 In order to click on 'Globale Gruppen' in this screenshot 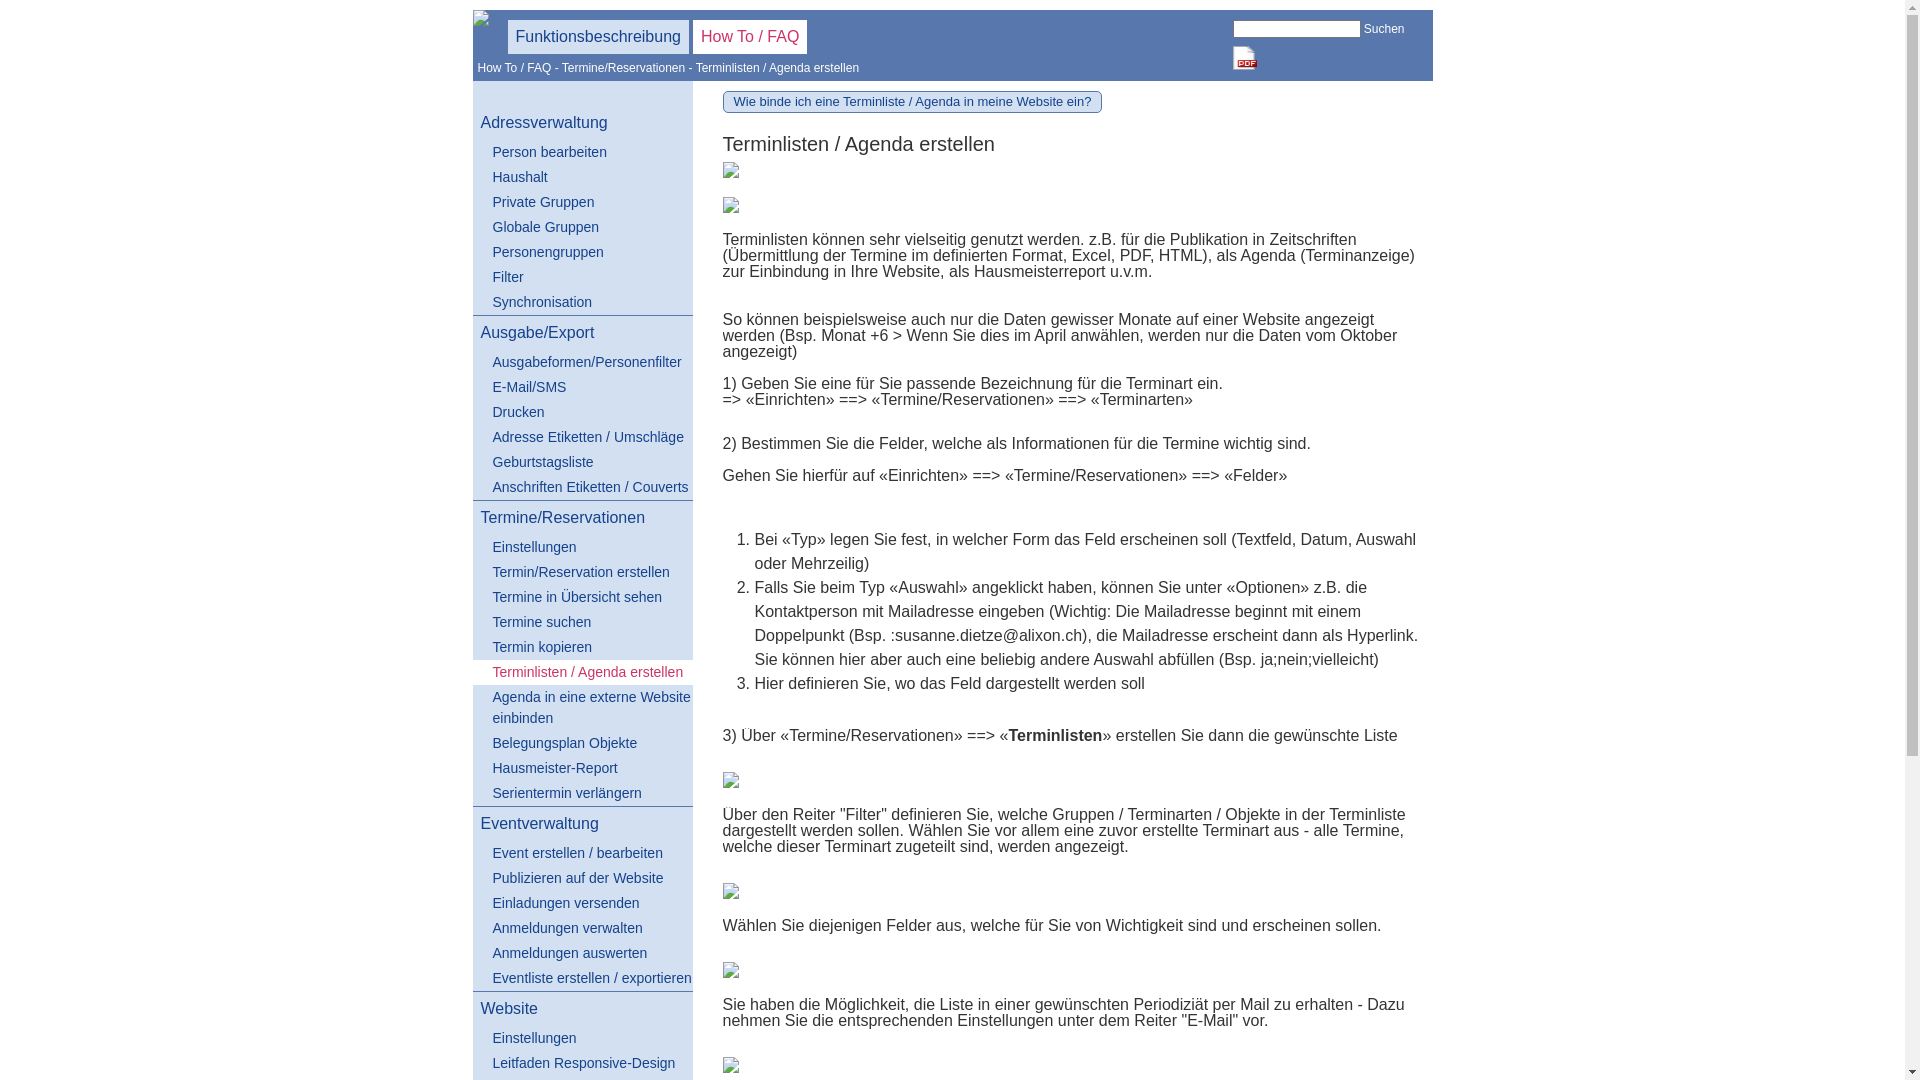, I will do `click(470, 226)`.